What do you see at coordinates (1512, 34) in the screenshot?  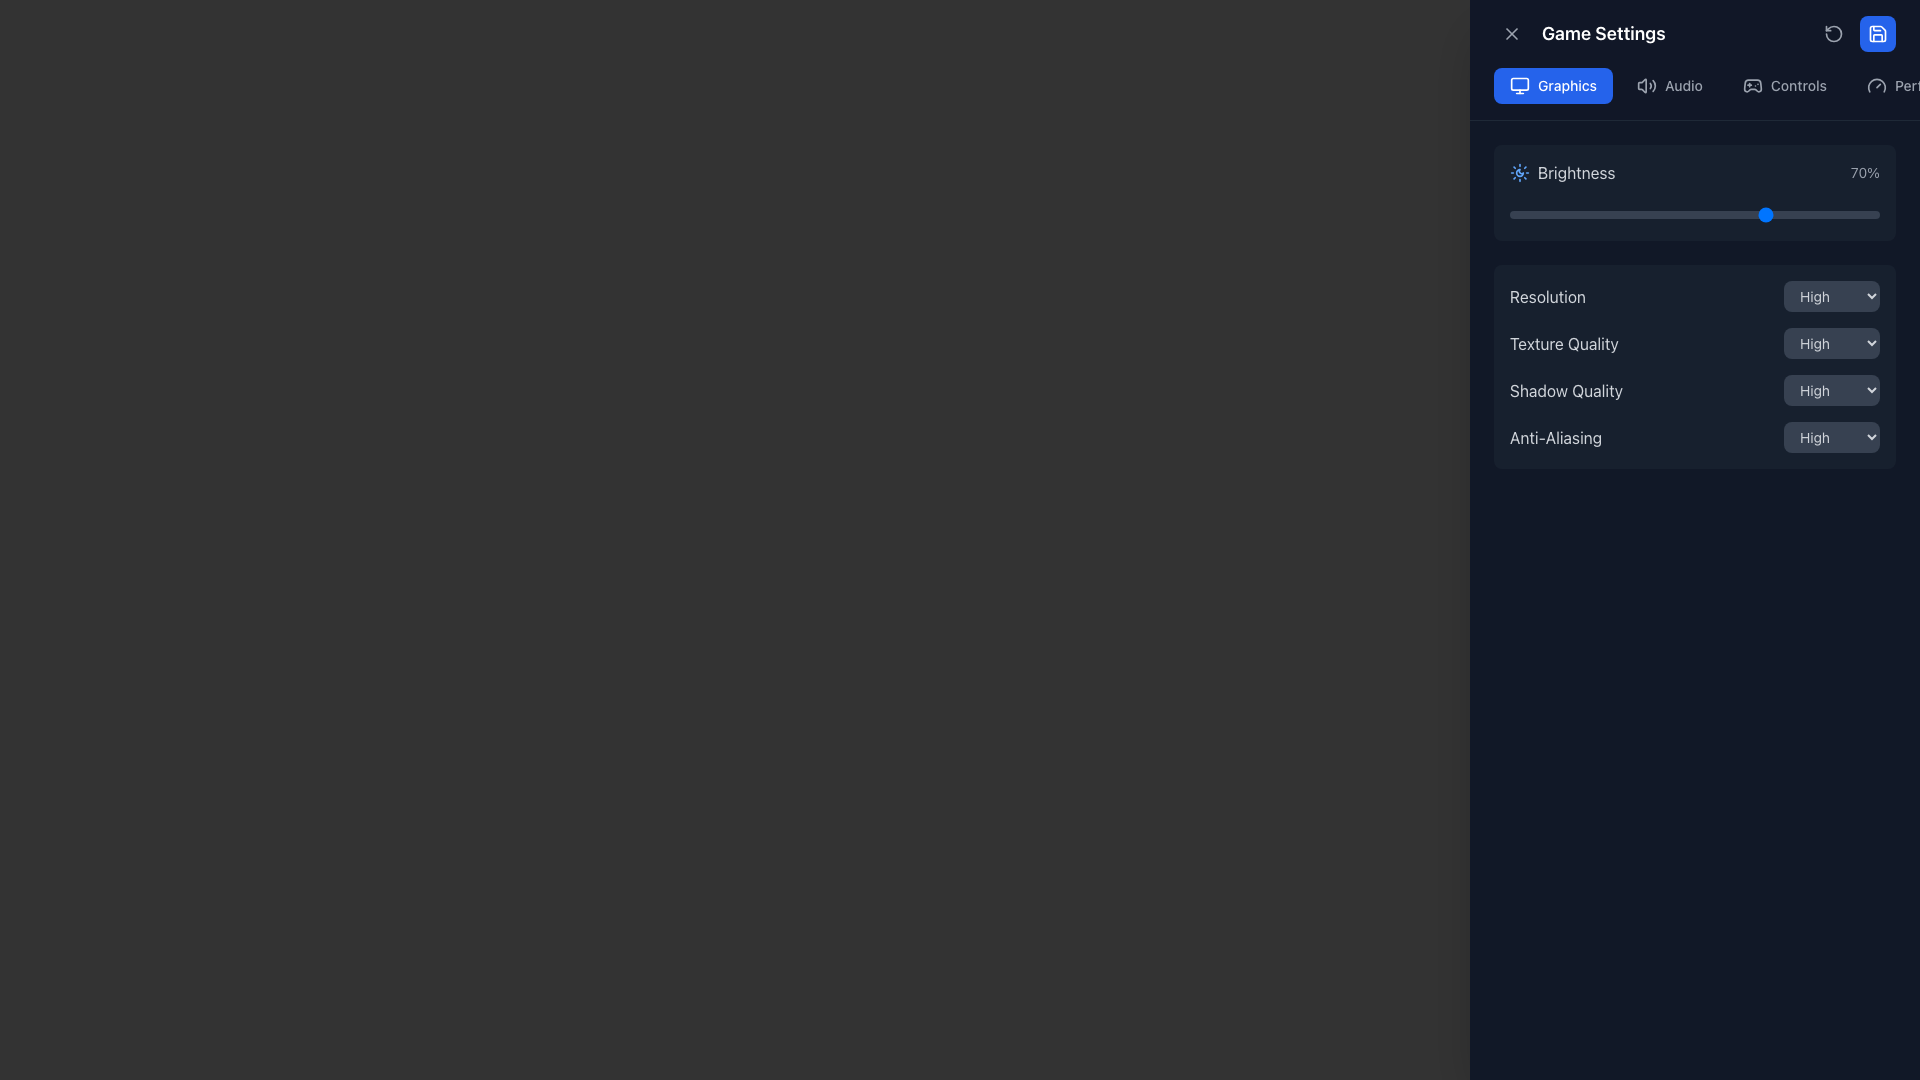 I see `the 'X' icon button located in the top-left section of the settings panel` at bounding box center [1512, 34].